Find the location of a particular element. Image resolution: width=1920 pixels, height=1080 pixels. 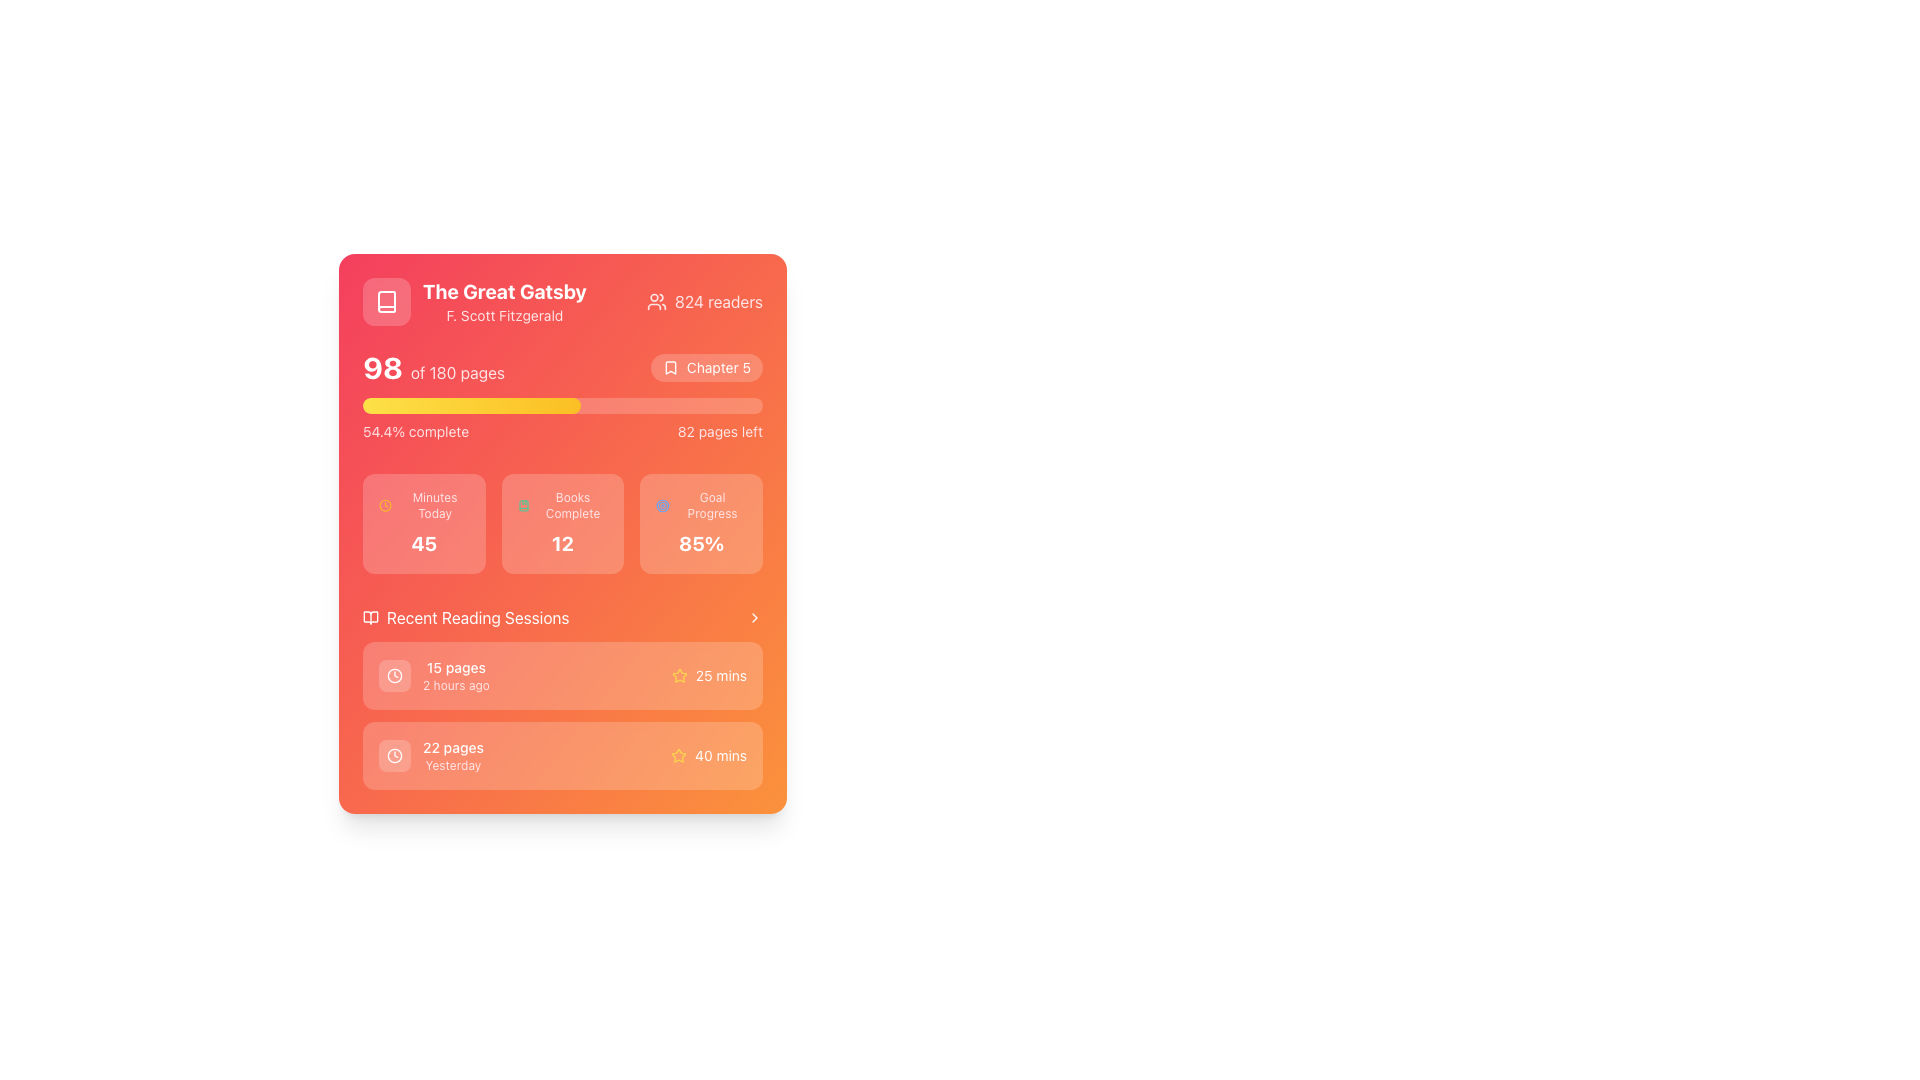

the largest circular graphic element at the center of the targeting design, which is the outermost circle of the icon is located at coordinates (663, 504).